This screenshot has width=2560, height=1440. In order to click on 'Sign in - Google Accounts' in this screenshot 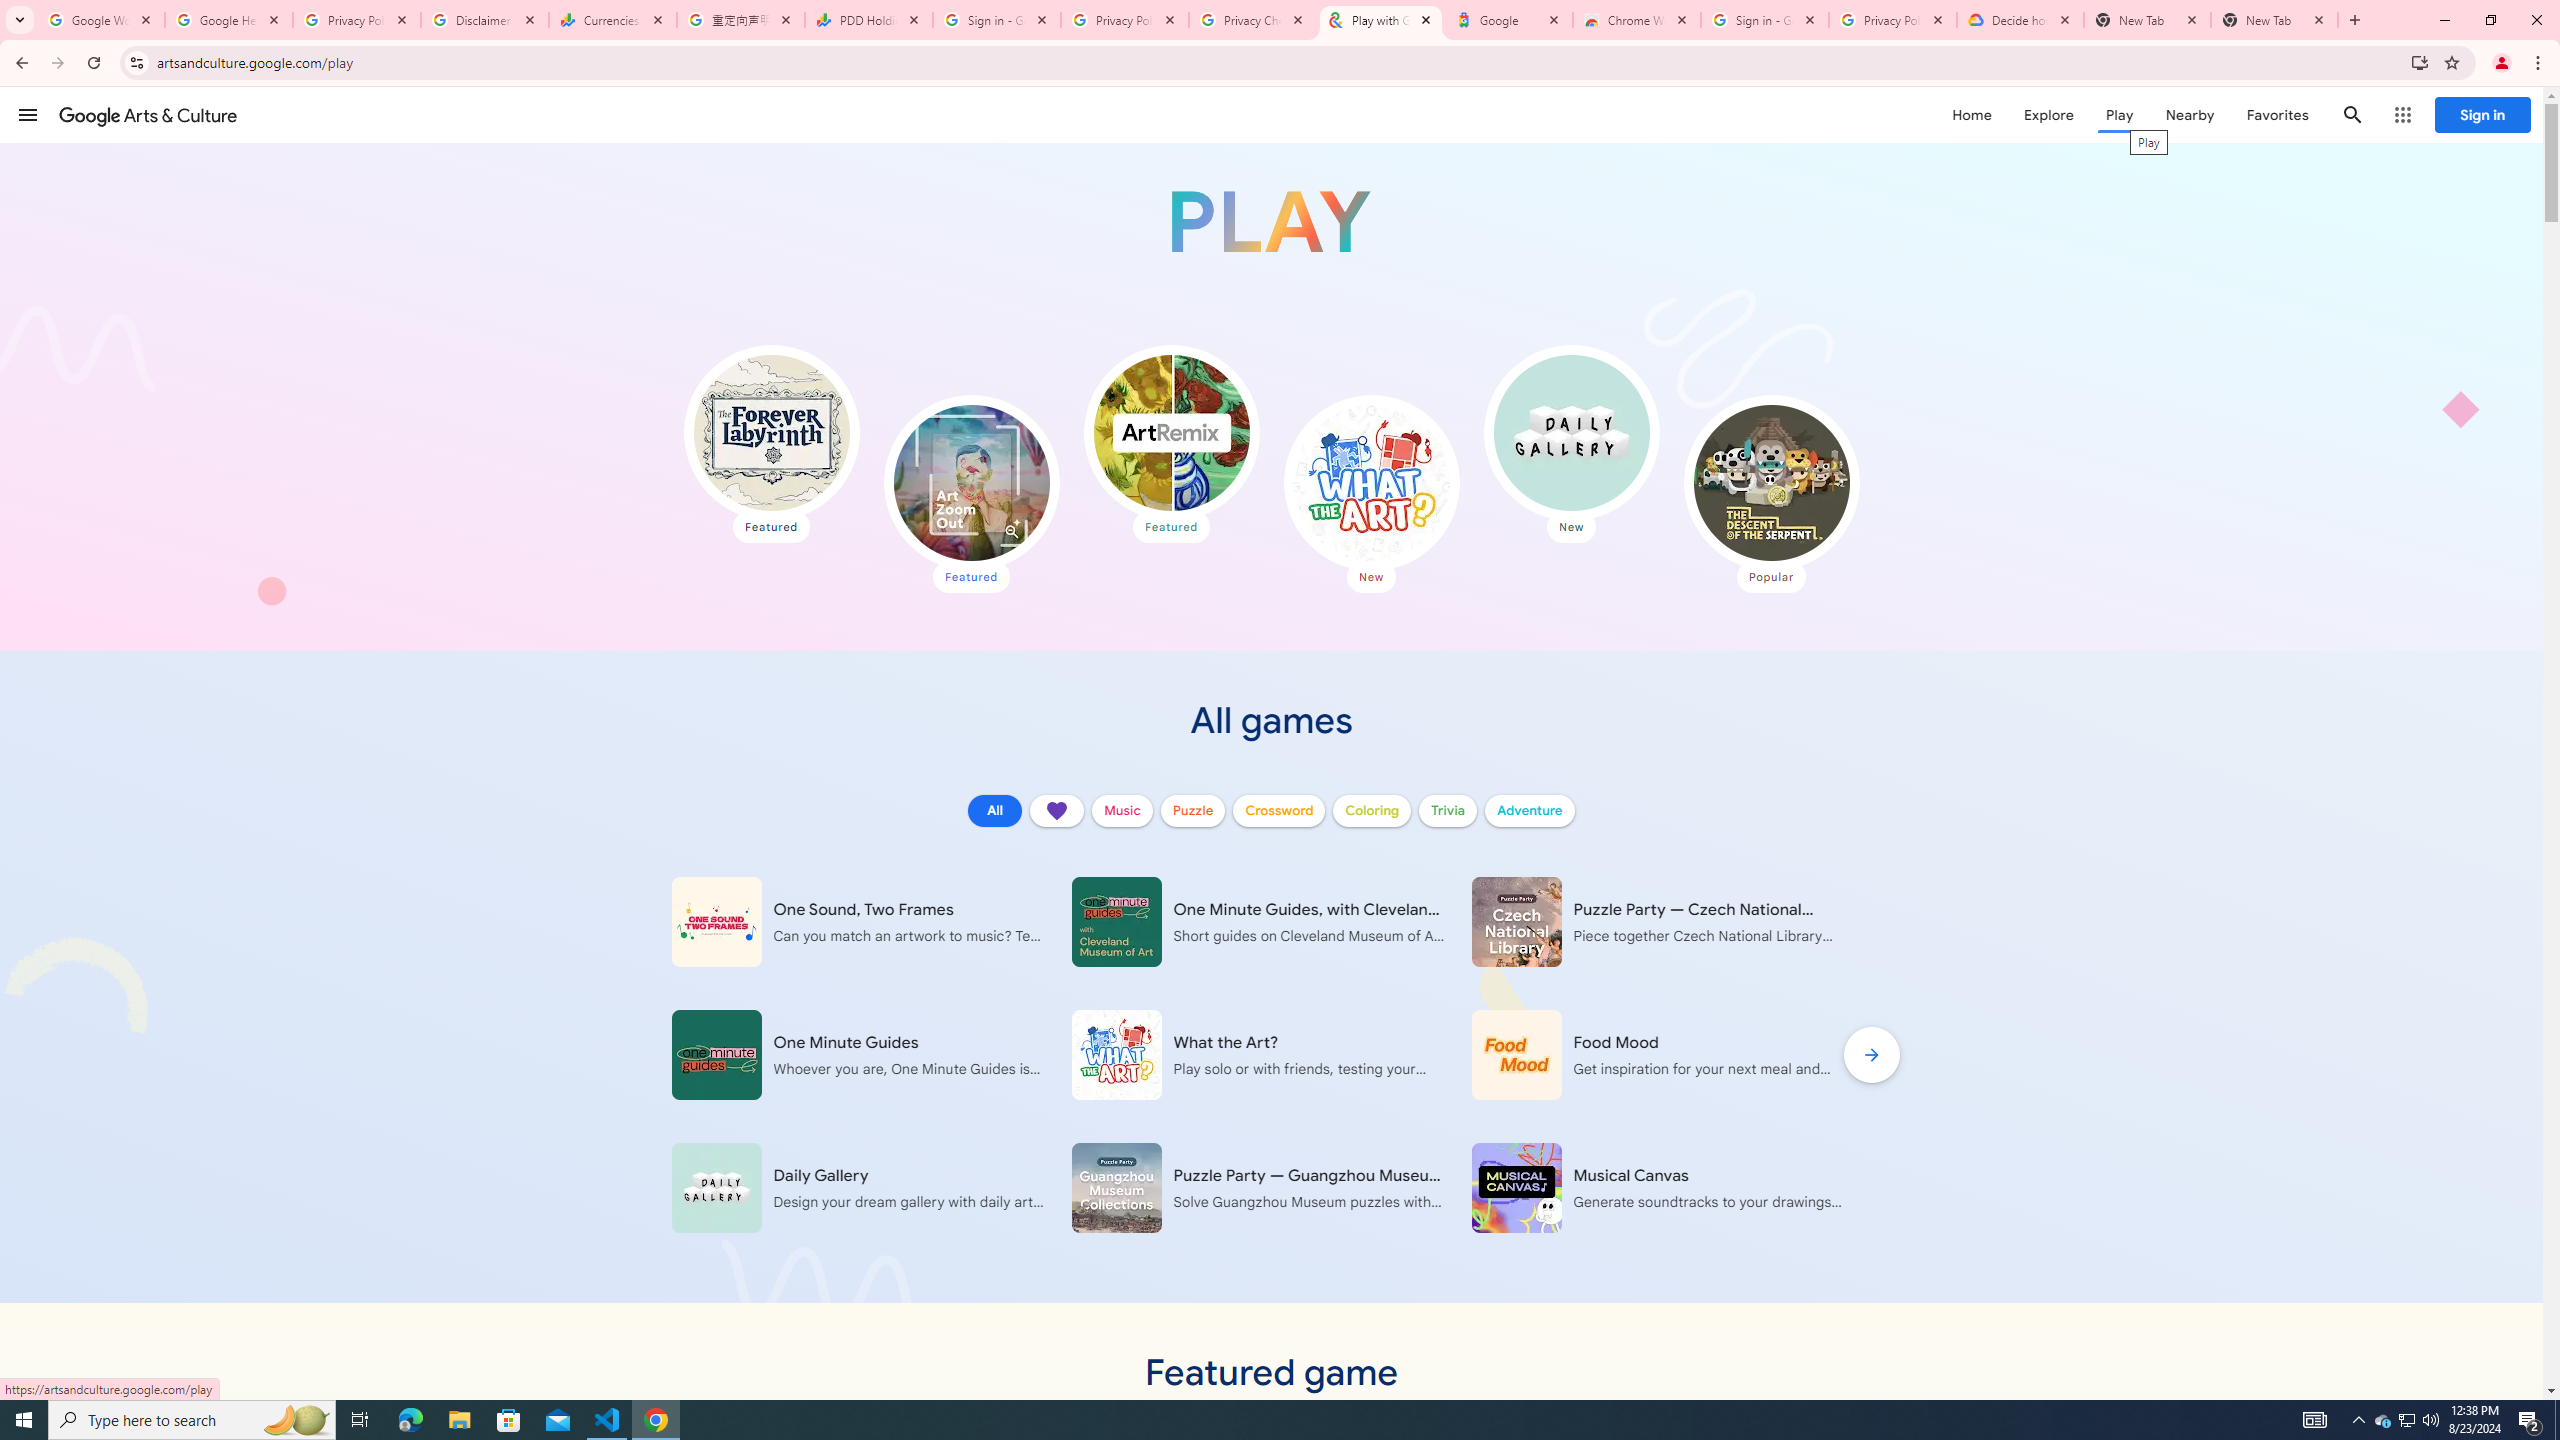, I will do `click(1765, 19)`.